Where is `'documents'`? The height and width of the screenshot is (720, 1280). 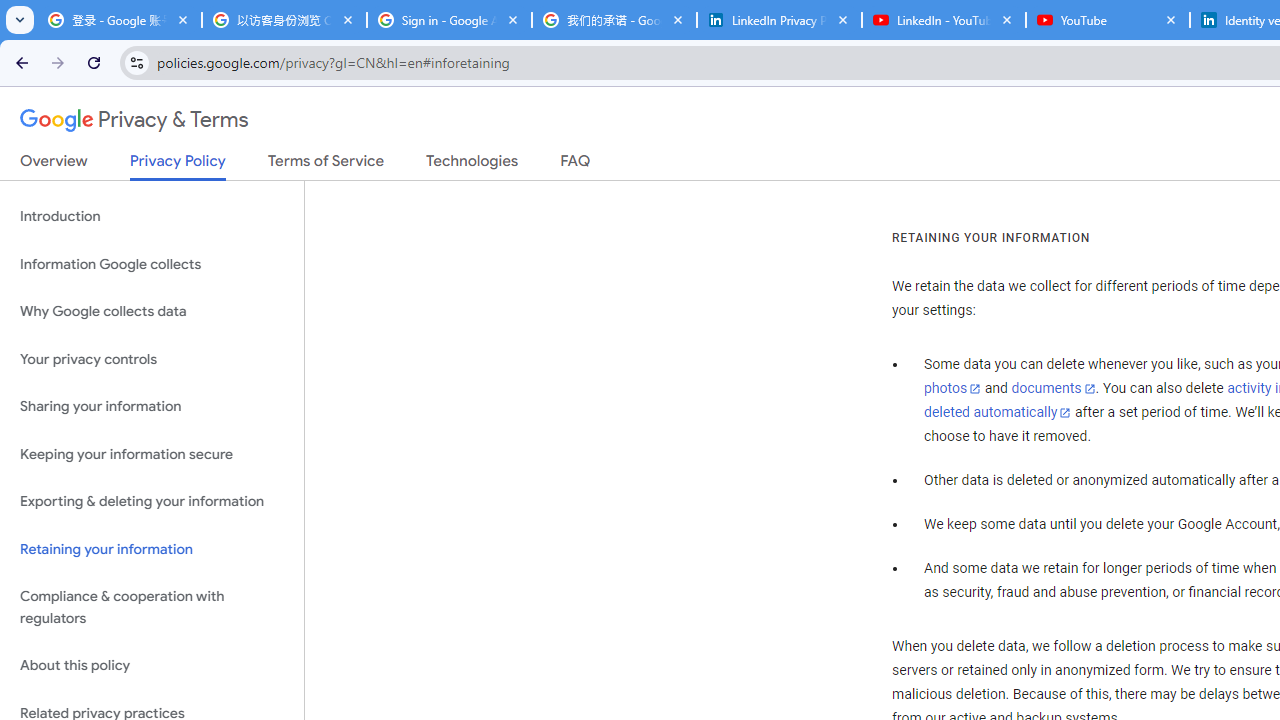
'documents' is located at coordinates (1052, 389).